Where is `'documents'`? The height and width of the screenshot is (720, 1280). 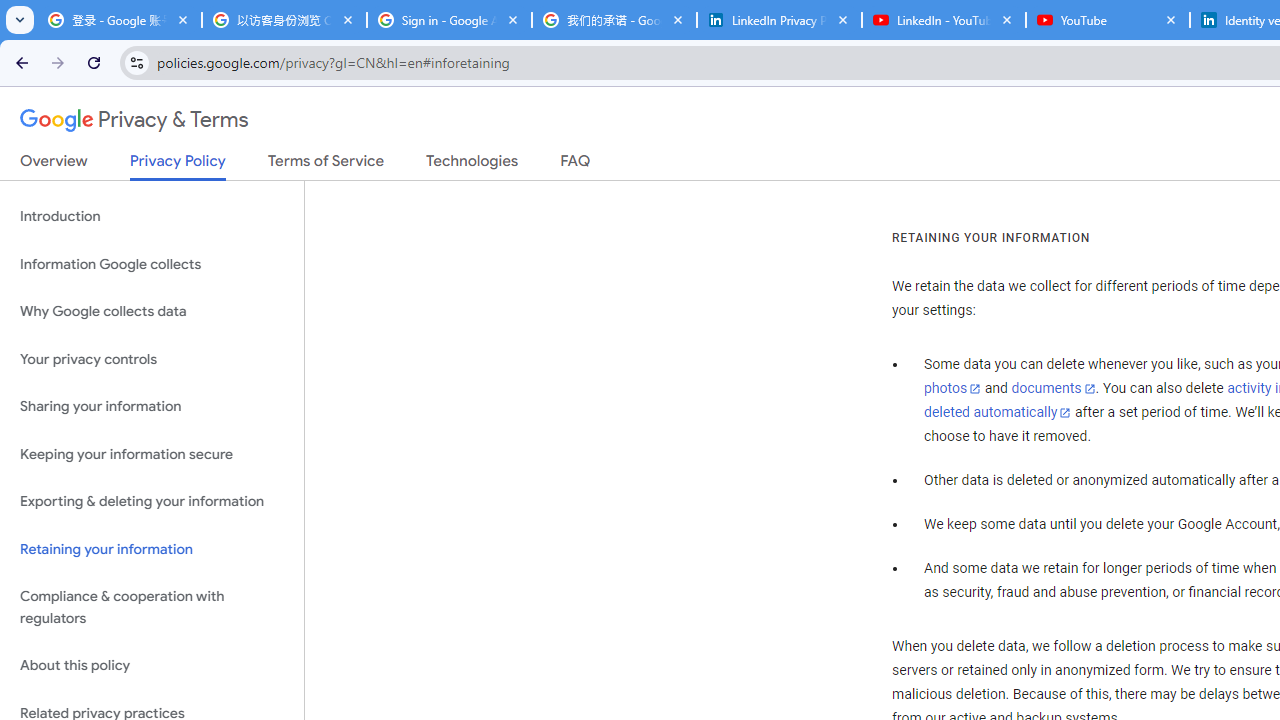
'documents' is located at coordinates (1052, 389).